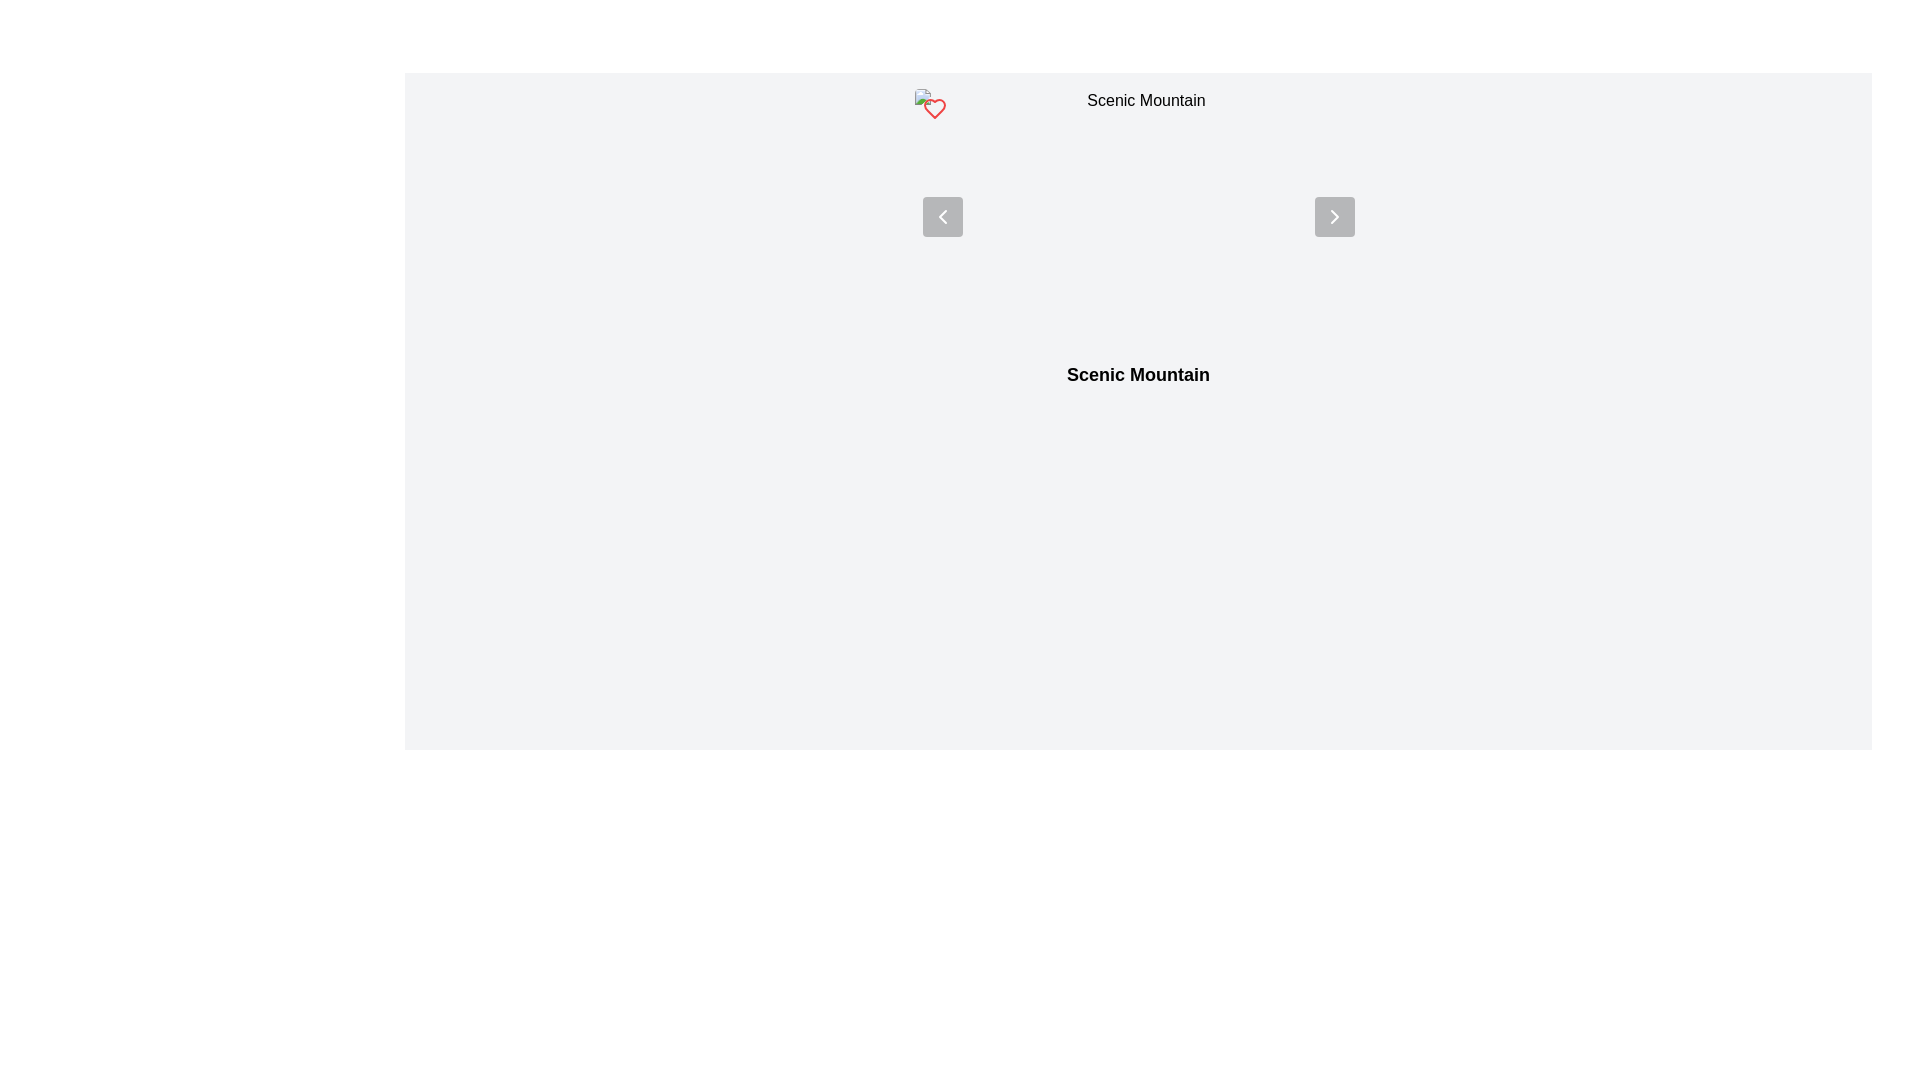 The width and height of the screenshot is (1920, 1080). What do you see at coordinates (933, 108) in the screenshot?
I see `the red heart icon located near the top left section of the interface to like or favorite the item associated with the label 'Scenic Mountain'` at bounding box center [933, 108].